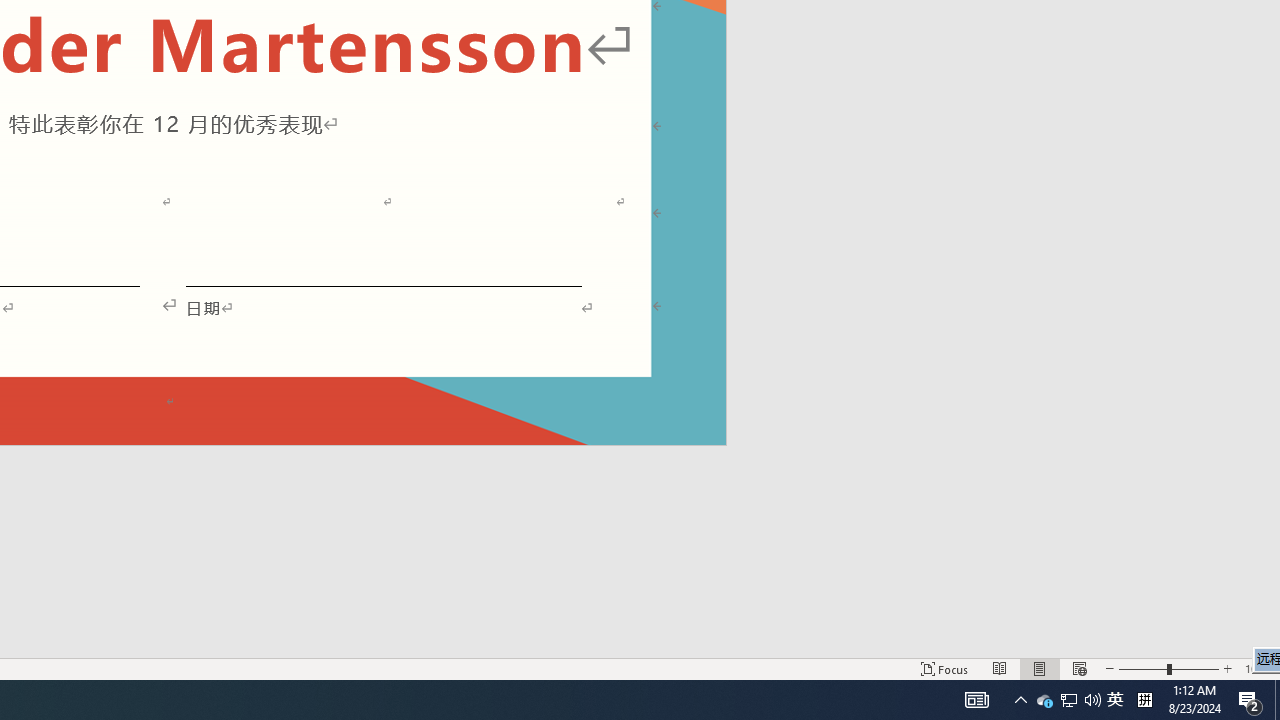 The image size is (1280, 720). Describe the element at coordinates (1168, 669) in the screenshot. I see `'Zoom'` at that location.